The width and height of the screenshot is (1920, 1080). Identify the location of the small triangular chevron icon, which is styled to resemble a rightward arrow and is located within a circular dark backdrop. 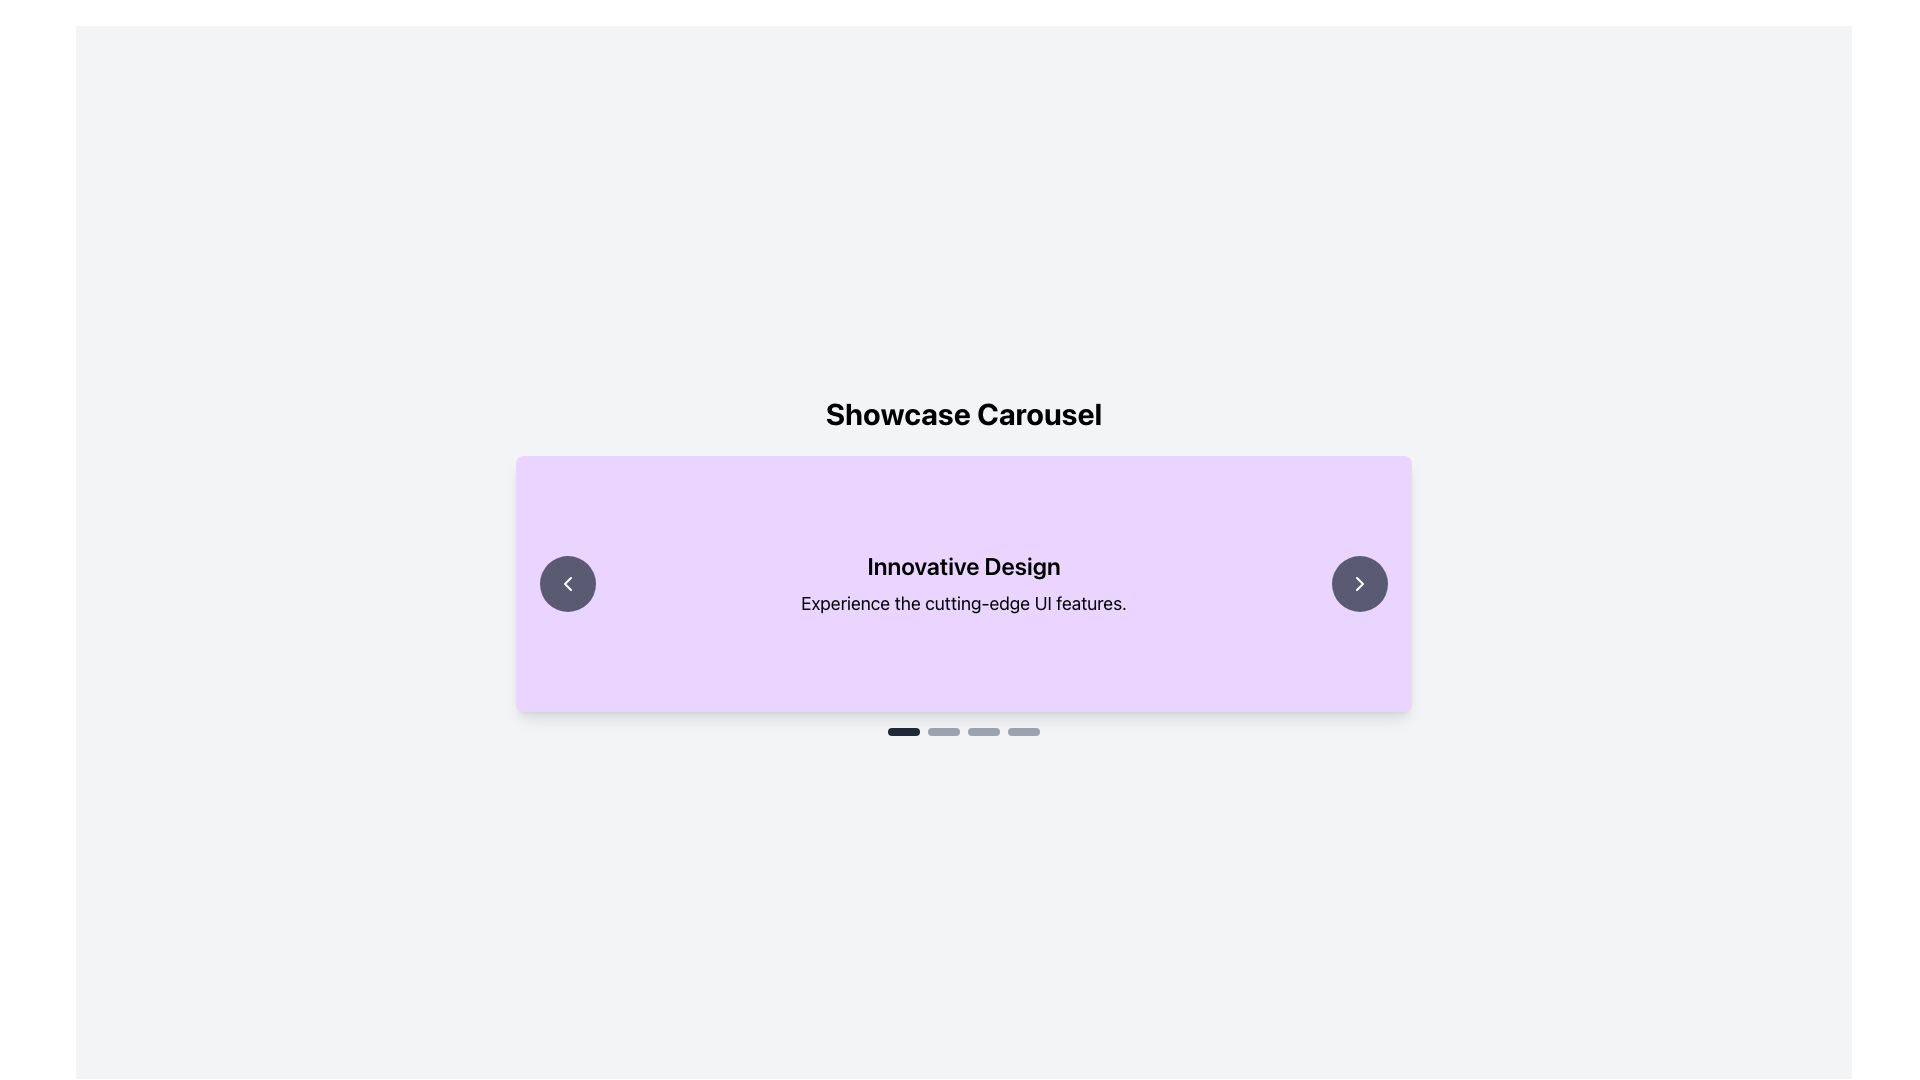
(1359, 583).